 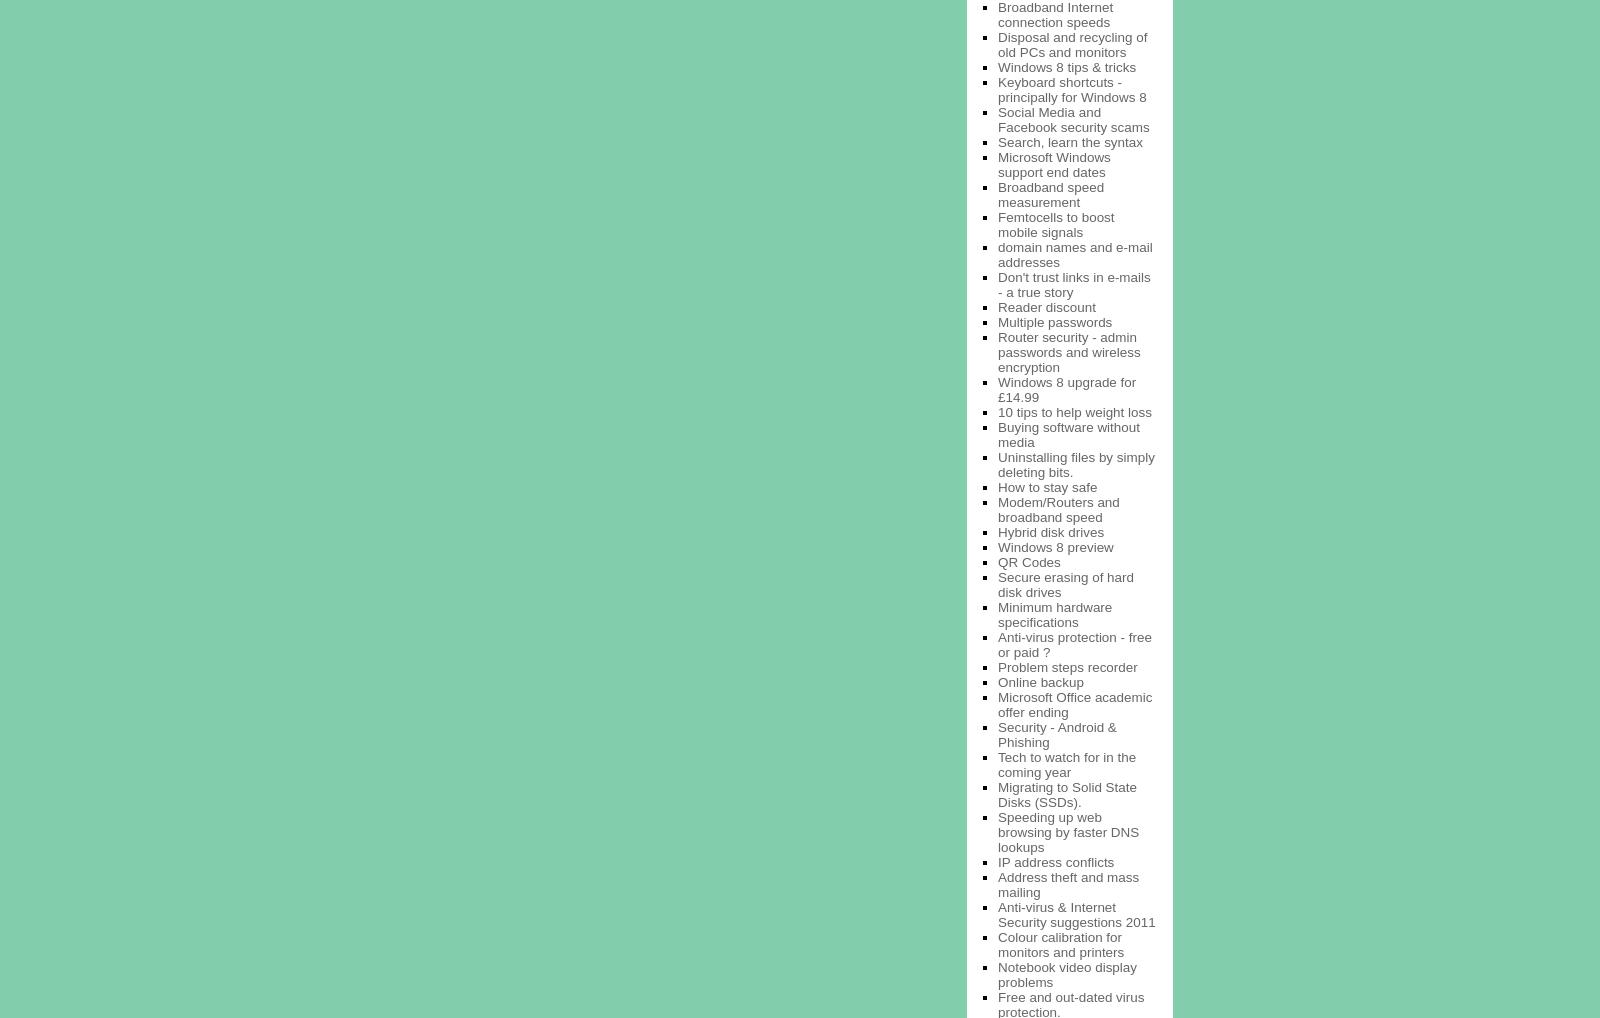 I want to click on 'Search, learn the syntax', so click(x=1069, y=140).